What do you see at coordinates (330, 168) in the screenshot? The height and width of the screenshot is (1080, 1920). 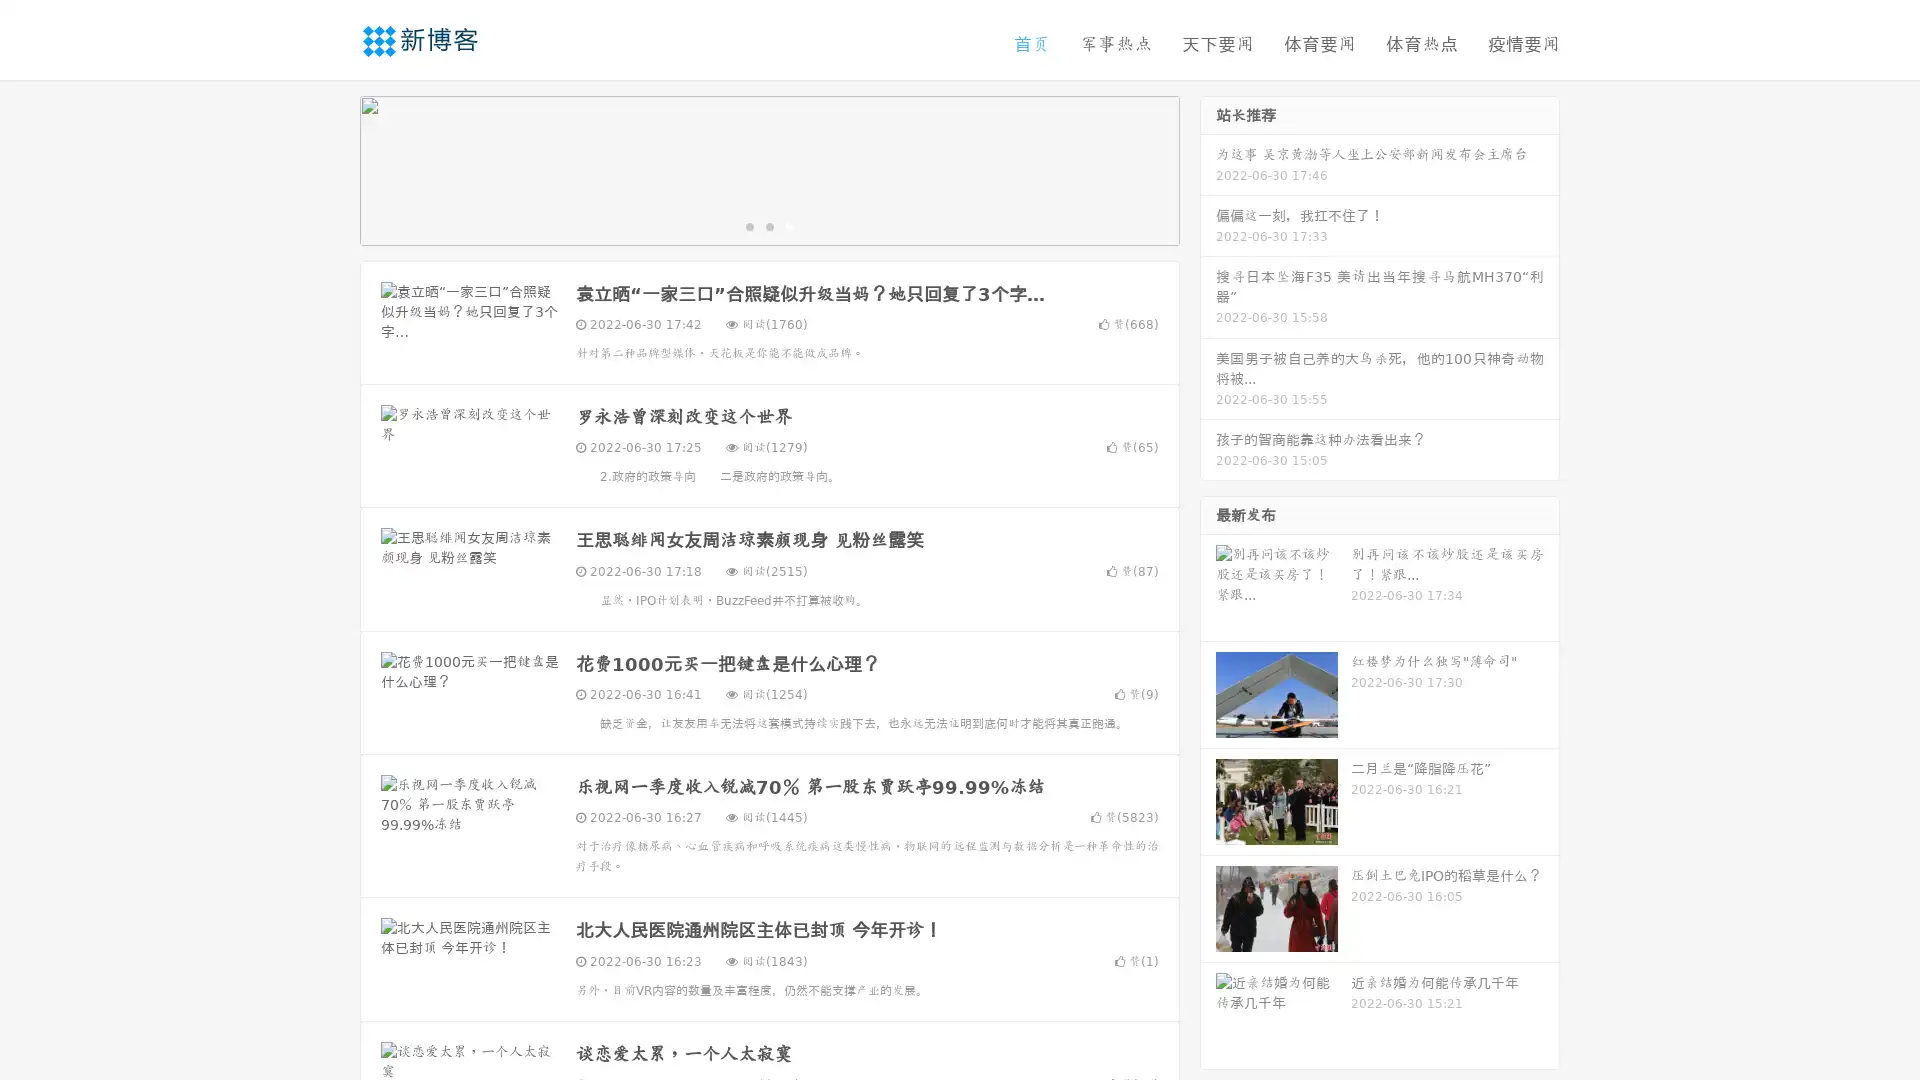 I see `Previous slide` at bounding box center [330, 168].